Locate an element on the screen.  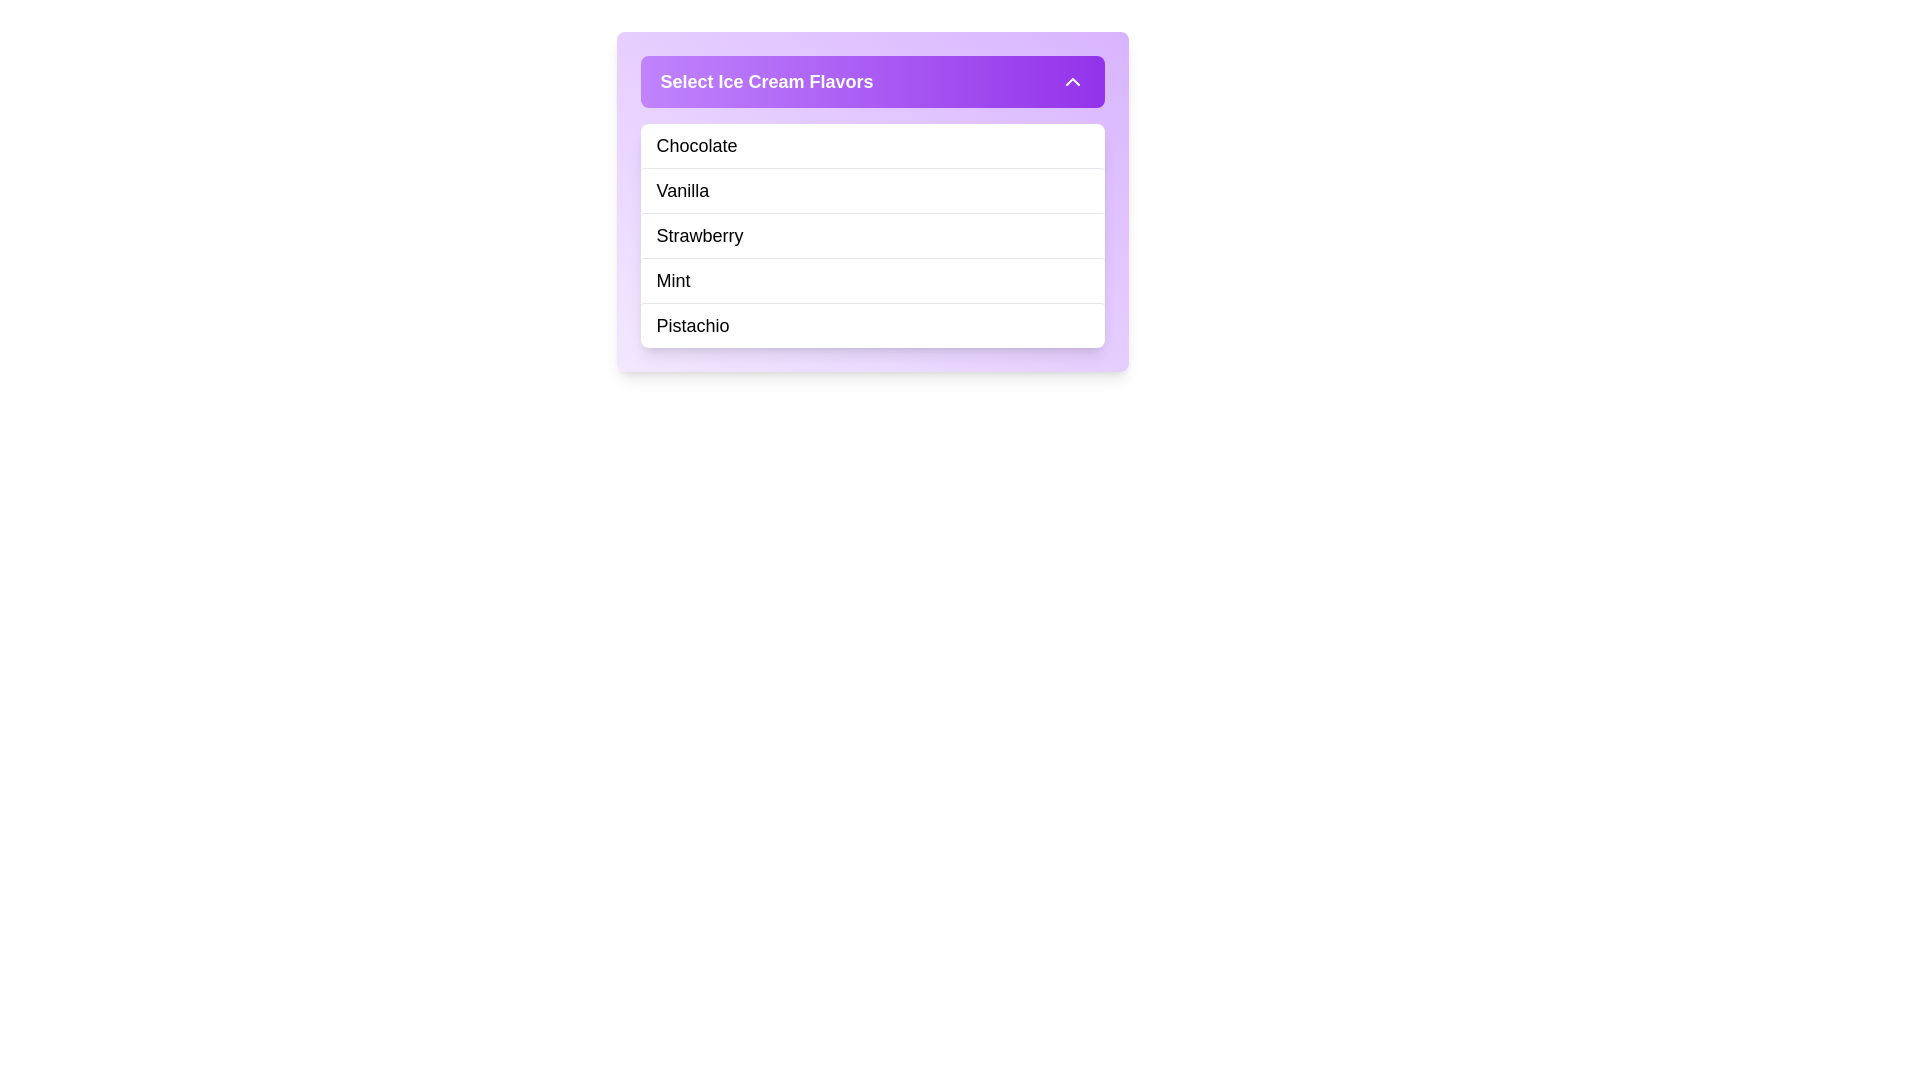
the text element displaying 'Chocolate' which is the first item in the dropdown menu titled 'Select Ice Cream Flavors' is located at coordinates (696, 145).